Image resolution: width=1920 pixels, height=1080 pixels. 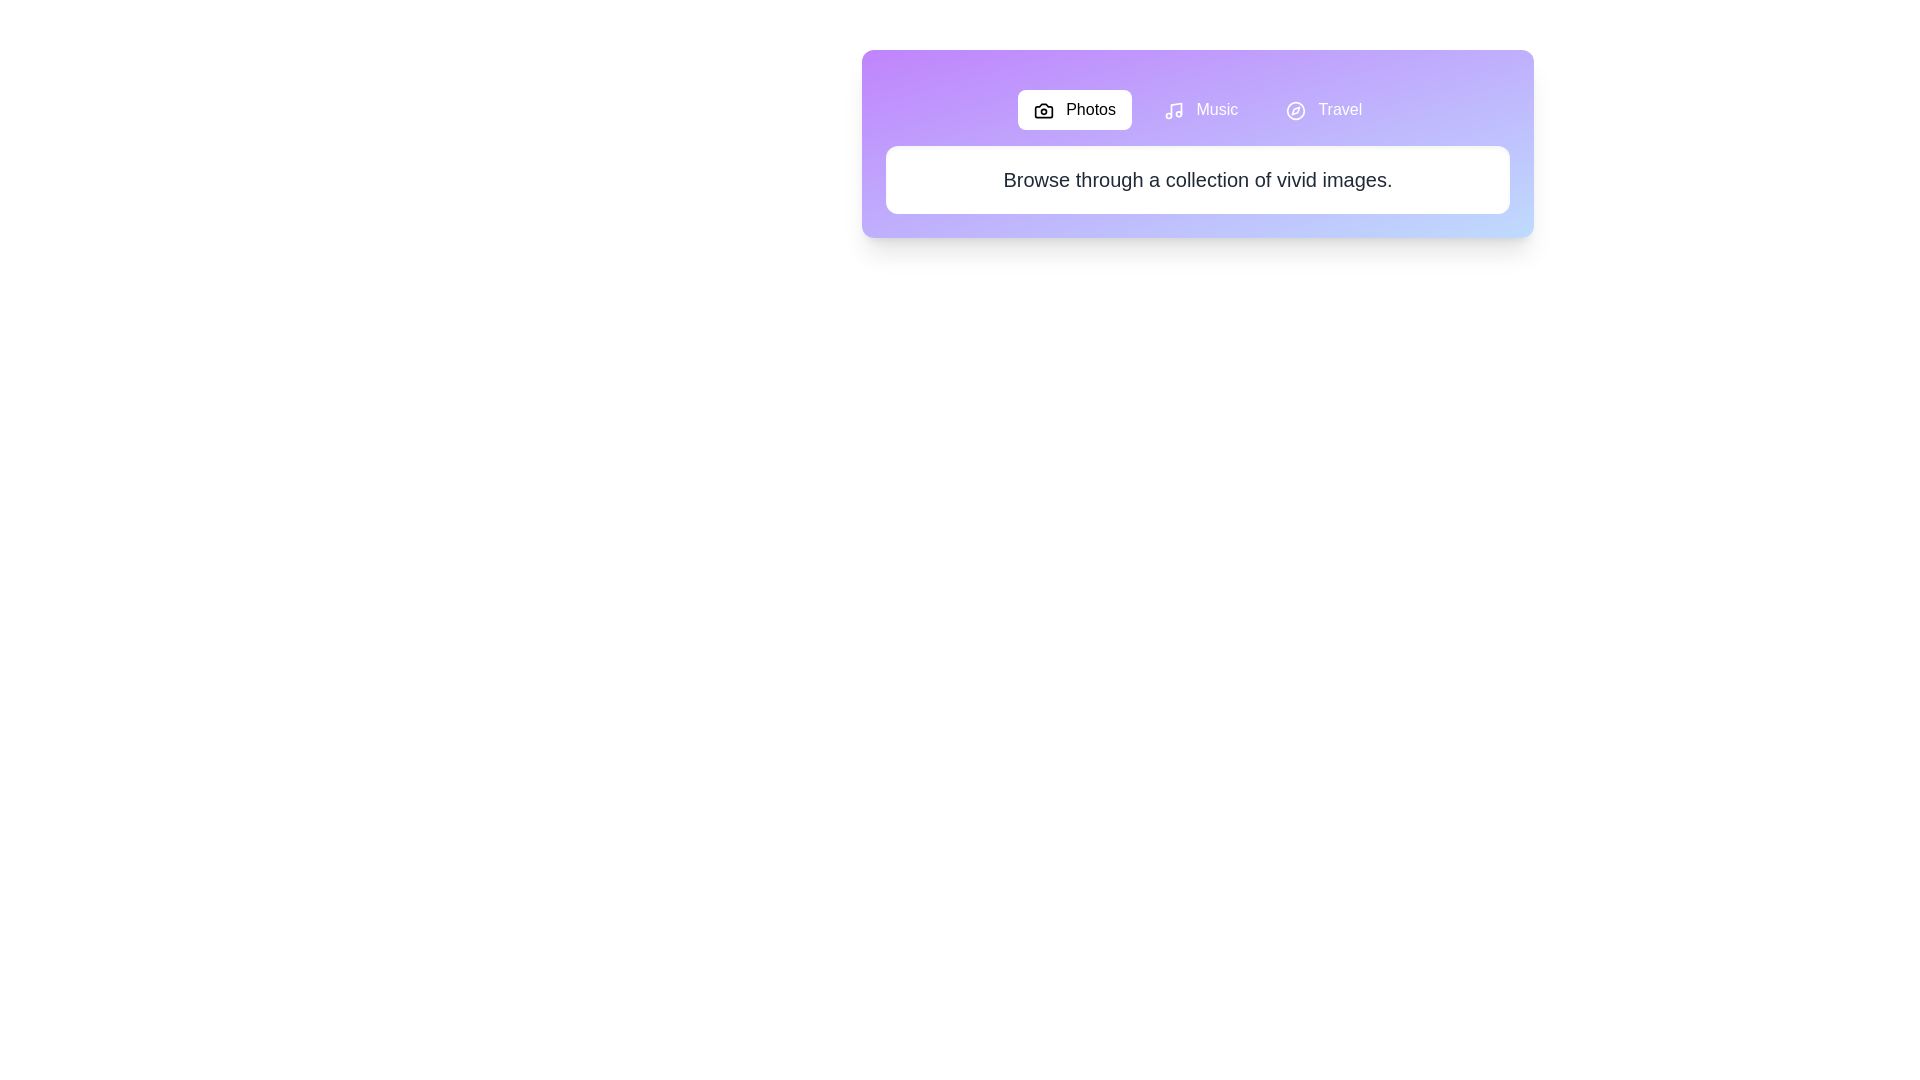 What do you see at coordinates (1324, 110) in the screenshot?
I see `the tab labeled Travel` at bounding box center [1324, 110].